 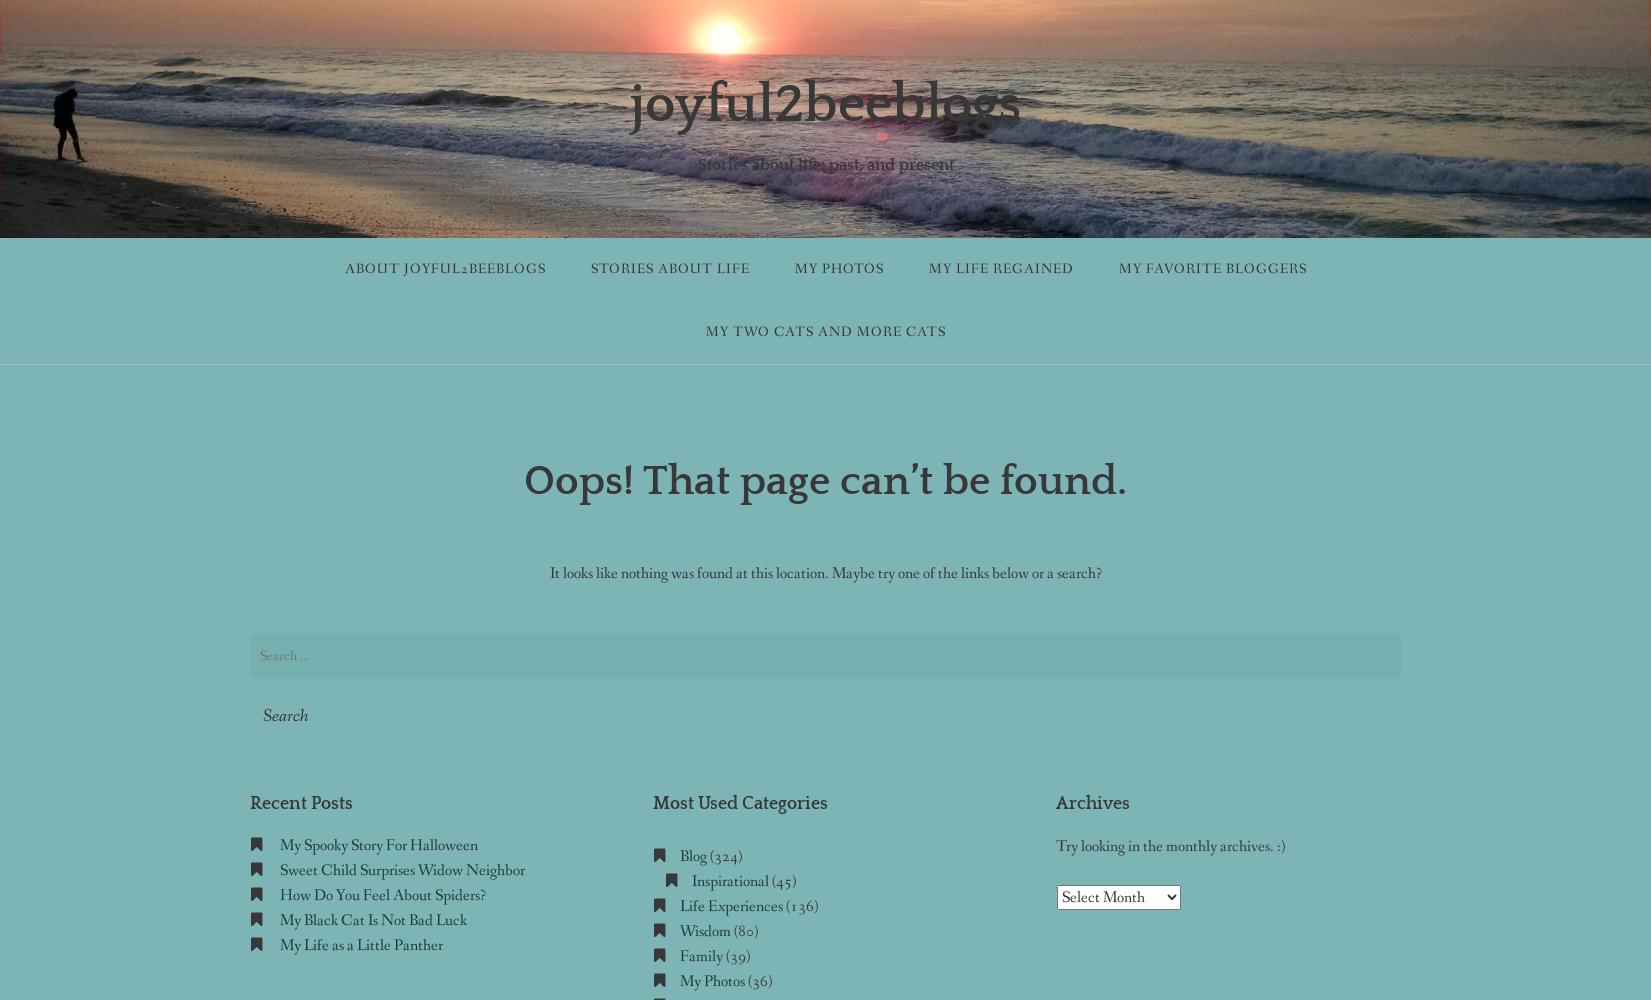 I want to click on 'Stories about Life', so click(x=669, y=269).